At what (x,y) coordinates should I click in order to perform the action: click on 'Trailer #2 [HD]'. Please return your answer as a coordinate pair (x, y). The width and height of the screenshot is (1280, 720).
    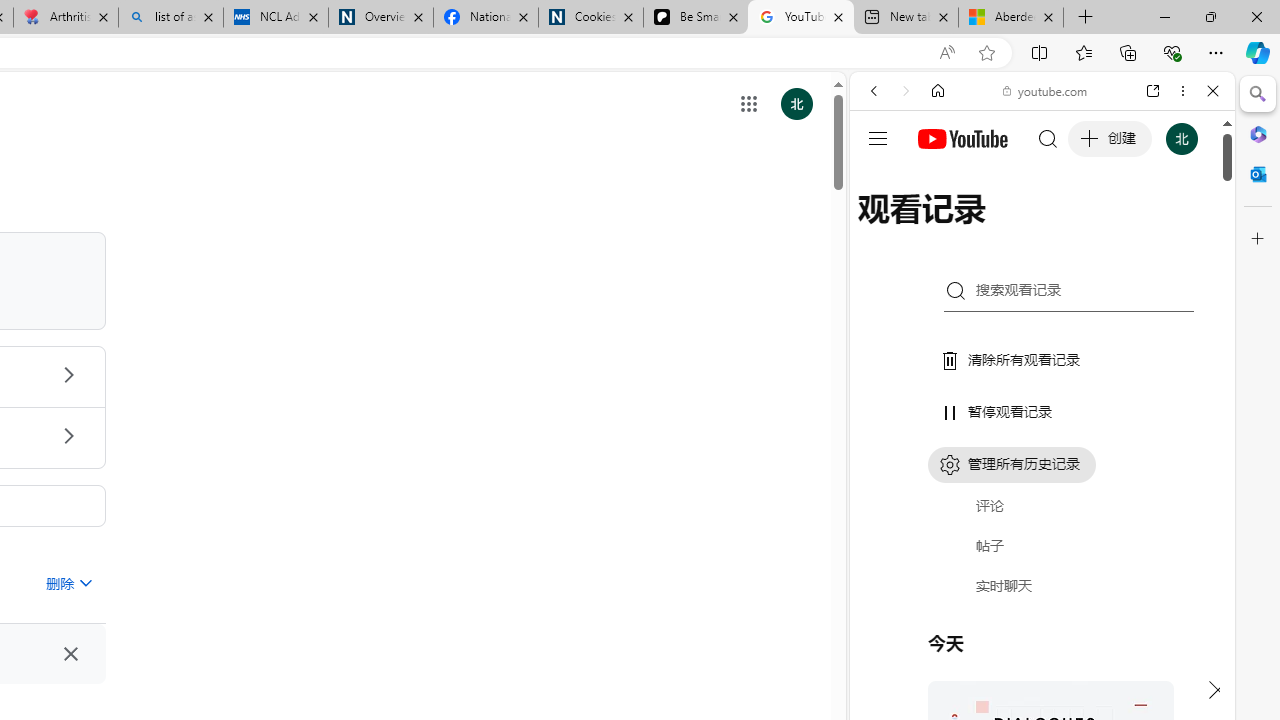
    Looking at the image, I should click on (1041, 593).